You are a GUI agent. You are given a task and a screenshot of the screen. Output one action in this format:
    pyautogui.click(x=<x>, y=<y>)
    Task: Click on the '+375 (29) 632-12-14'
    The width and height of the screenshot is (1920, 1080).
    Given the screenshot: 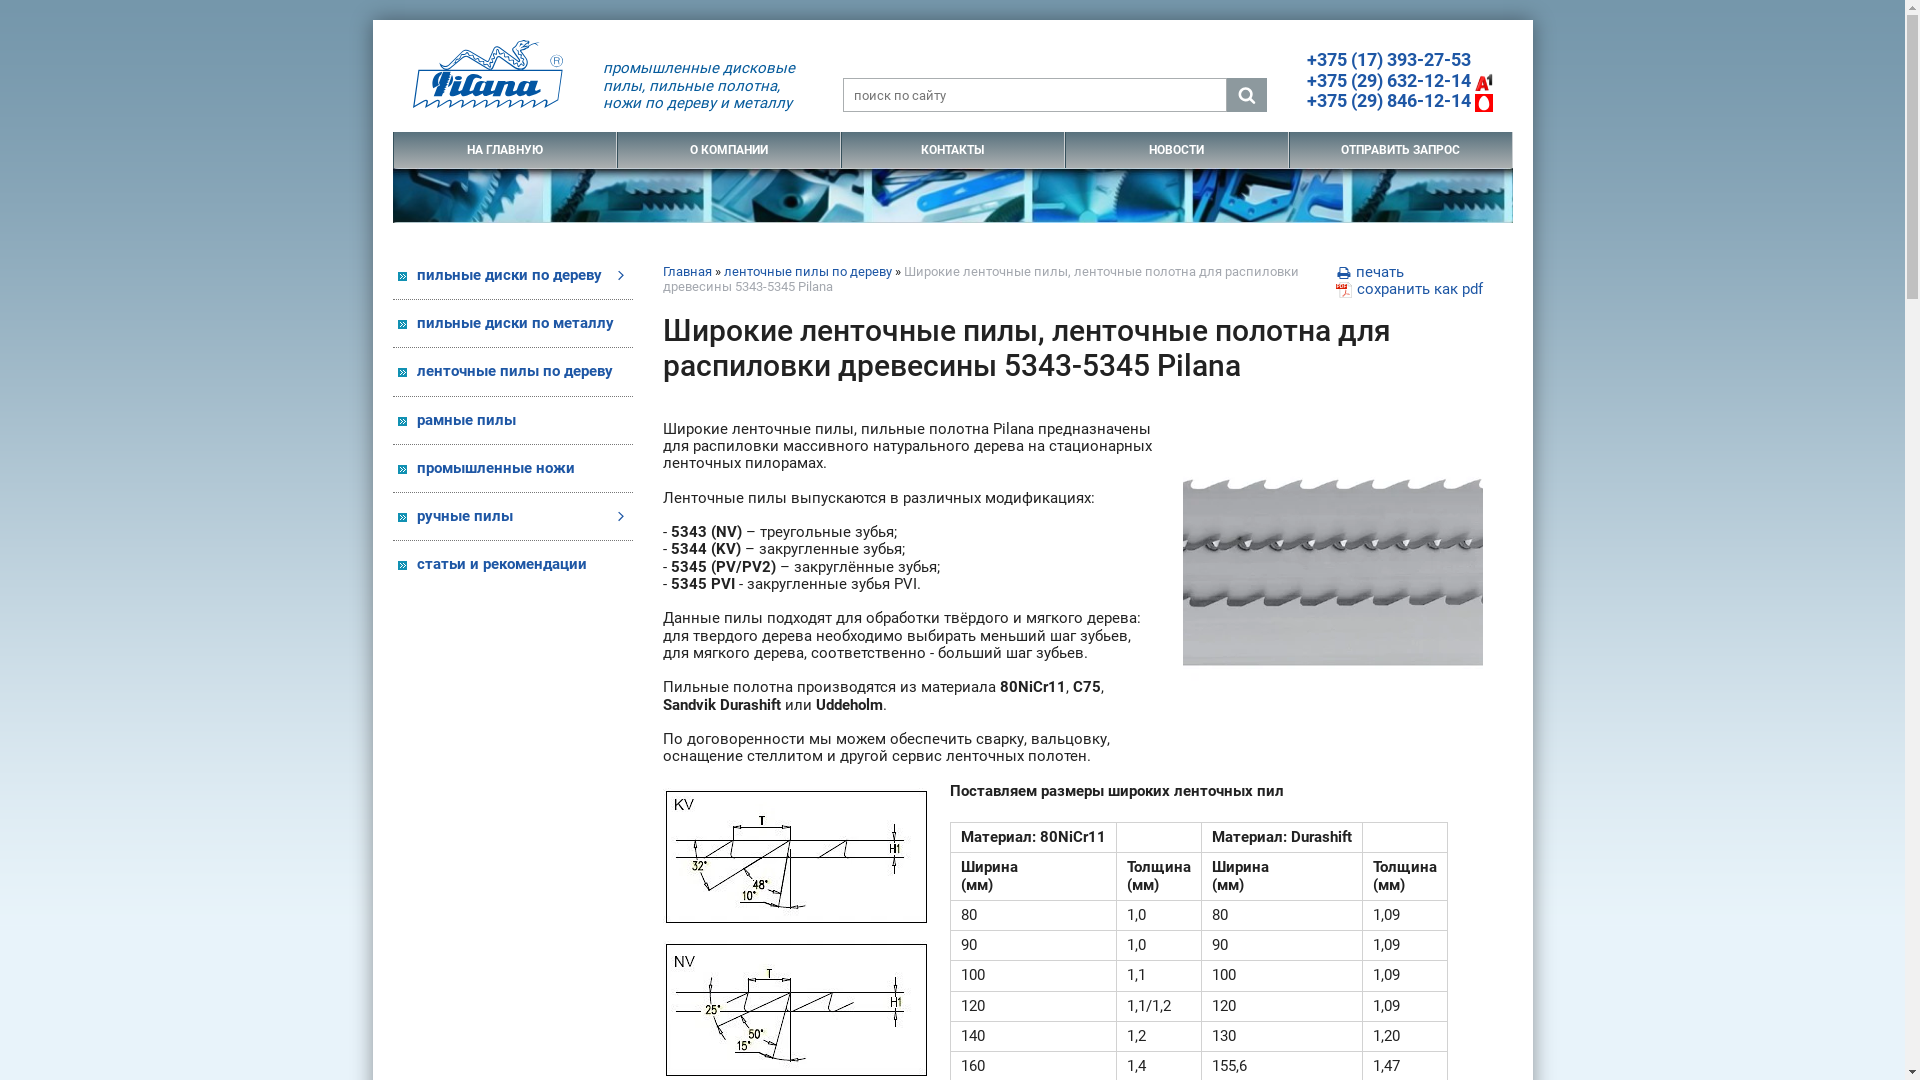 What is the action you would take?
    pyautogui.click(x=1397, y=79)
    